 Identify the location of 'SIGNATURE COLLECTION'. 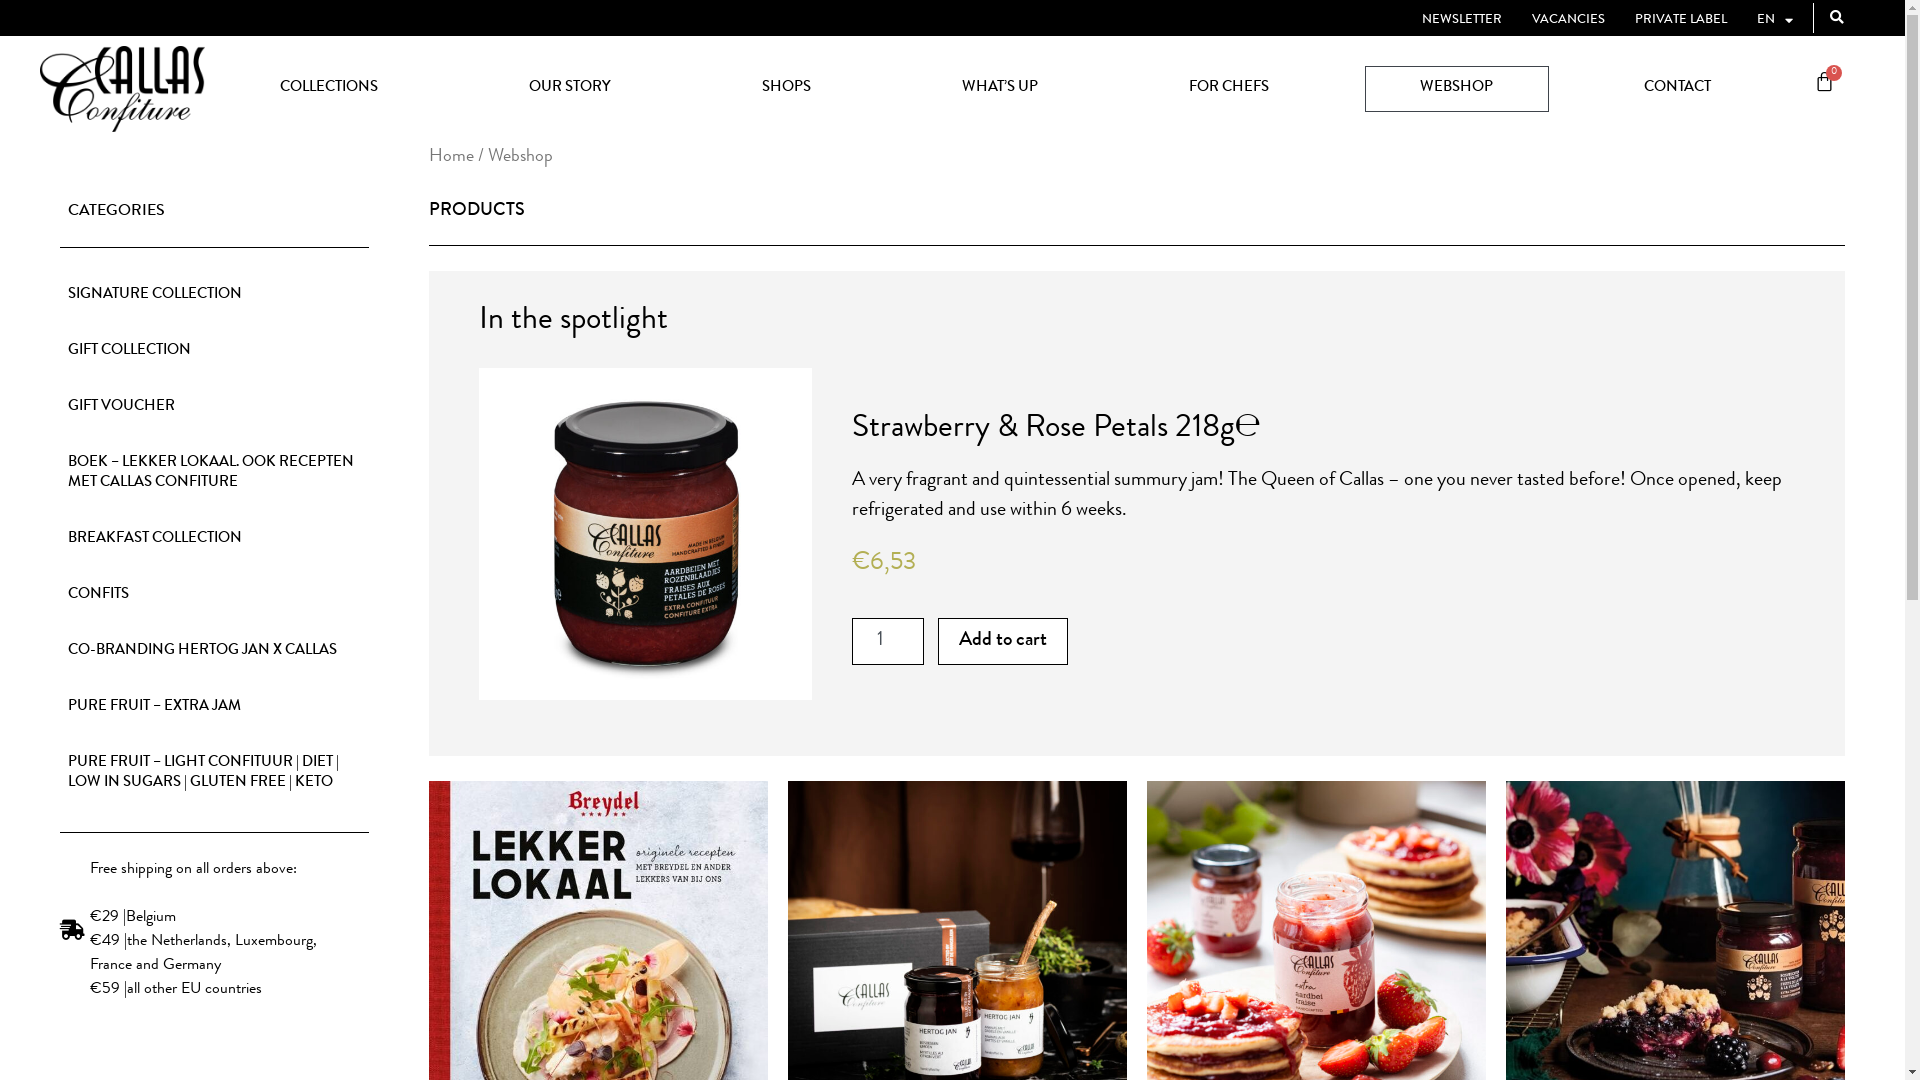
(214, 296).